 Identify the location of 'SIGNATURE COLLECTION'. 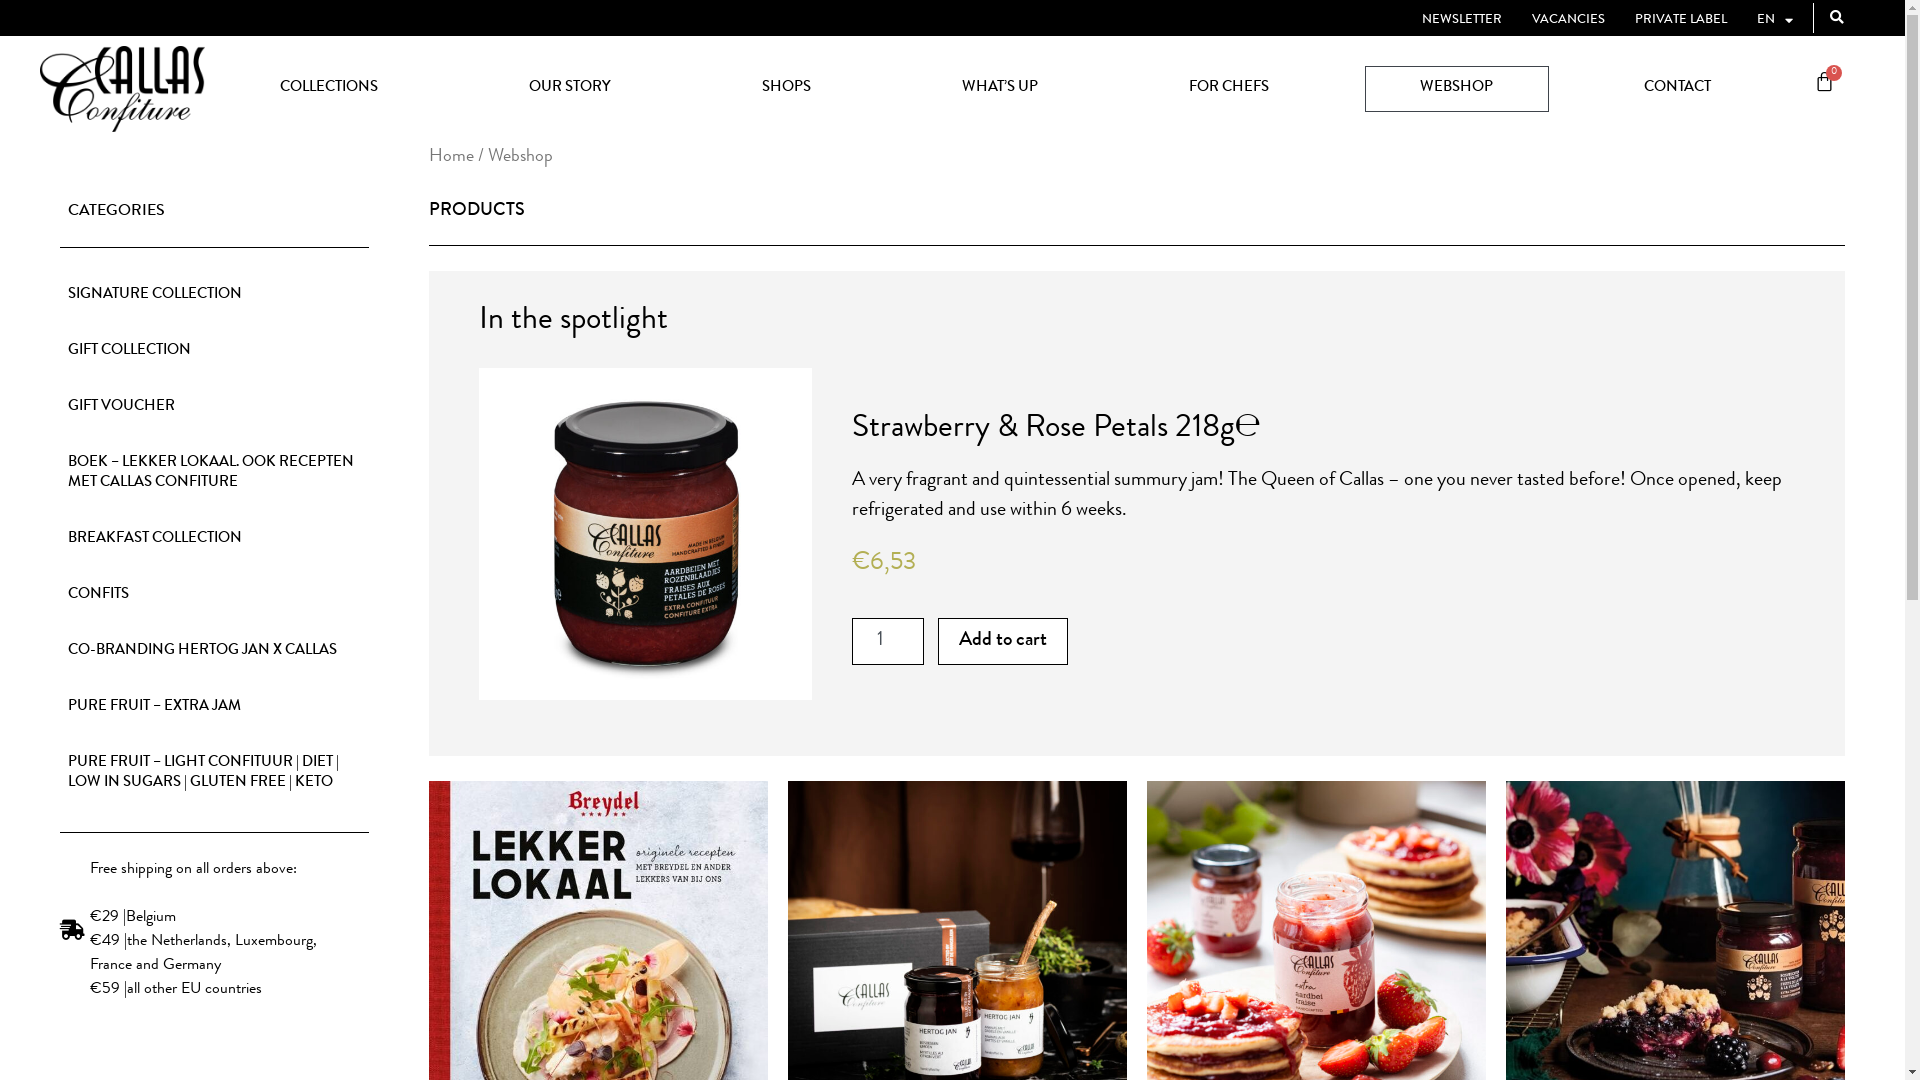
(214, 296).